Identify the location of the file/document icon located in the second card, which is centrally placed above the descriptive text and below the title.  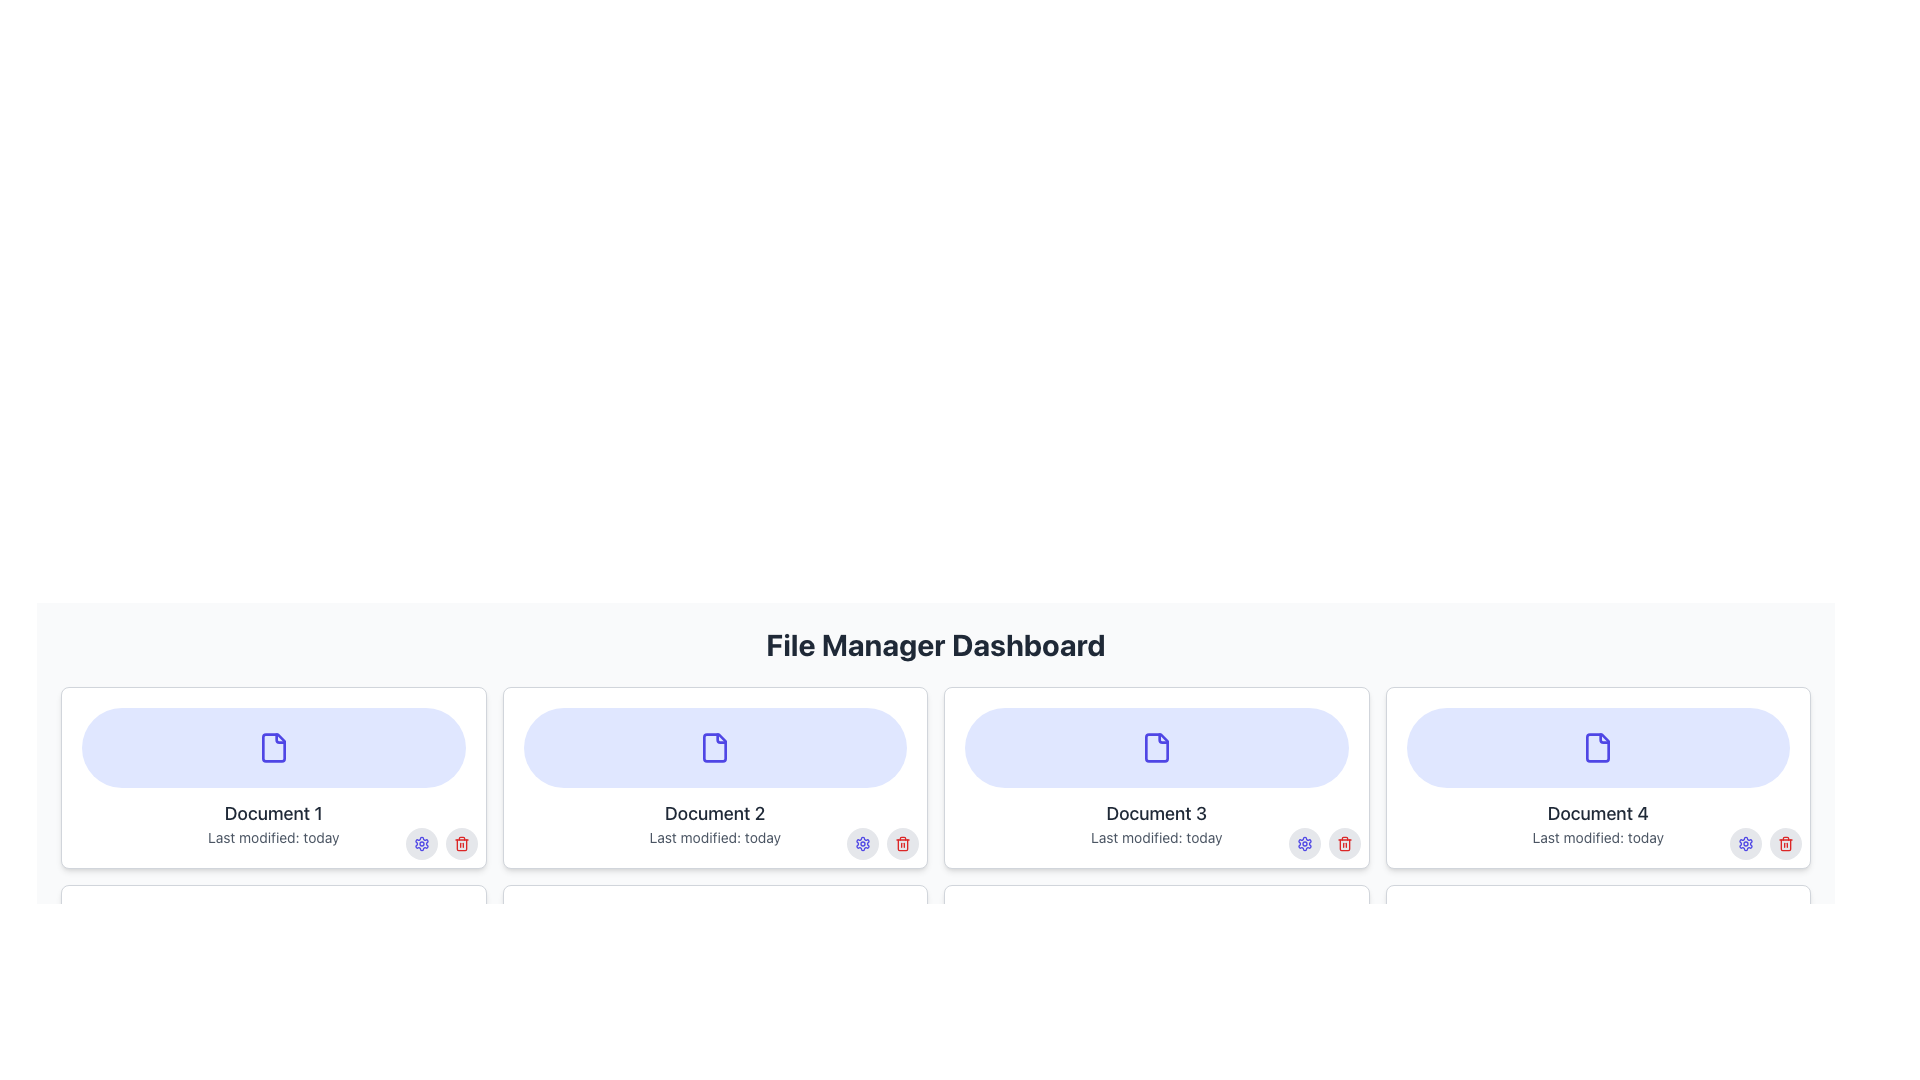
(715, 748).